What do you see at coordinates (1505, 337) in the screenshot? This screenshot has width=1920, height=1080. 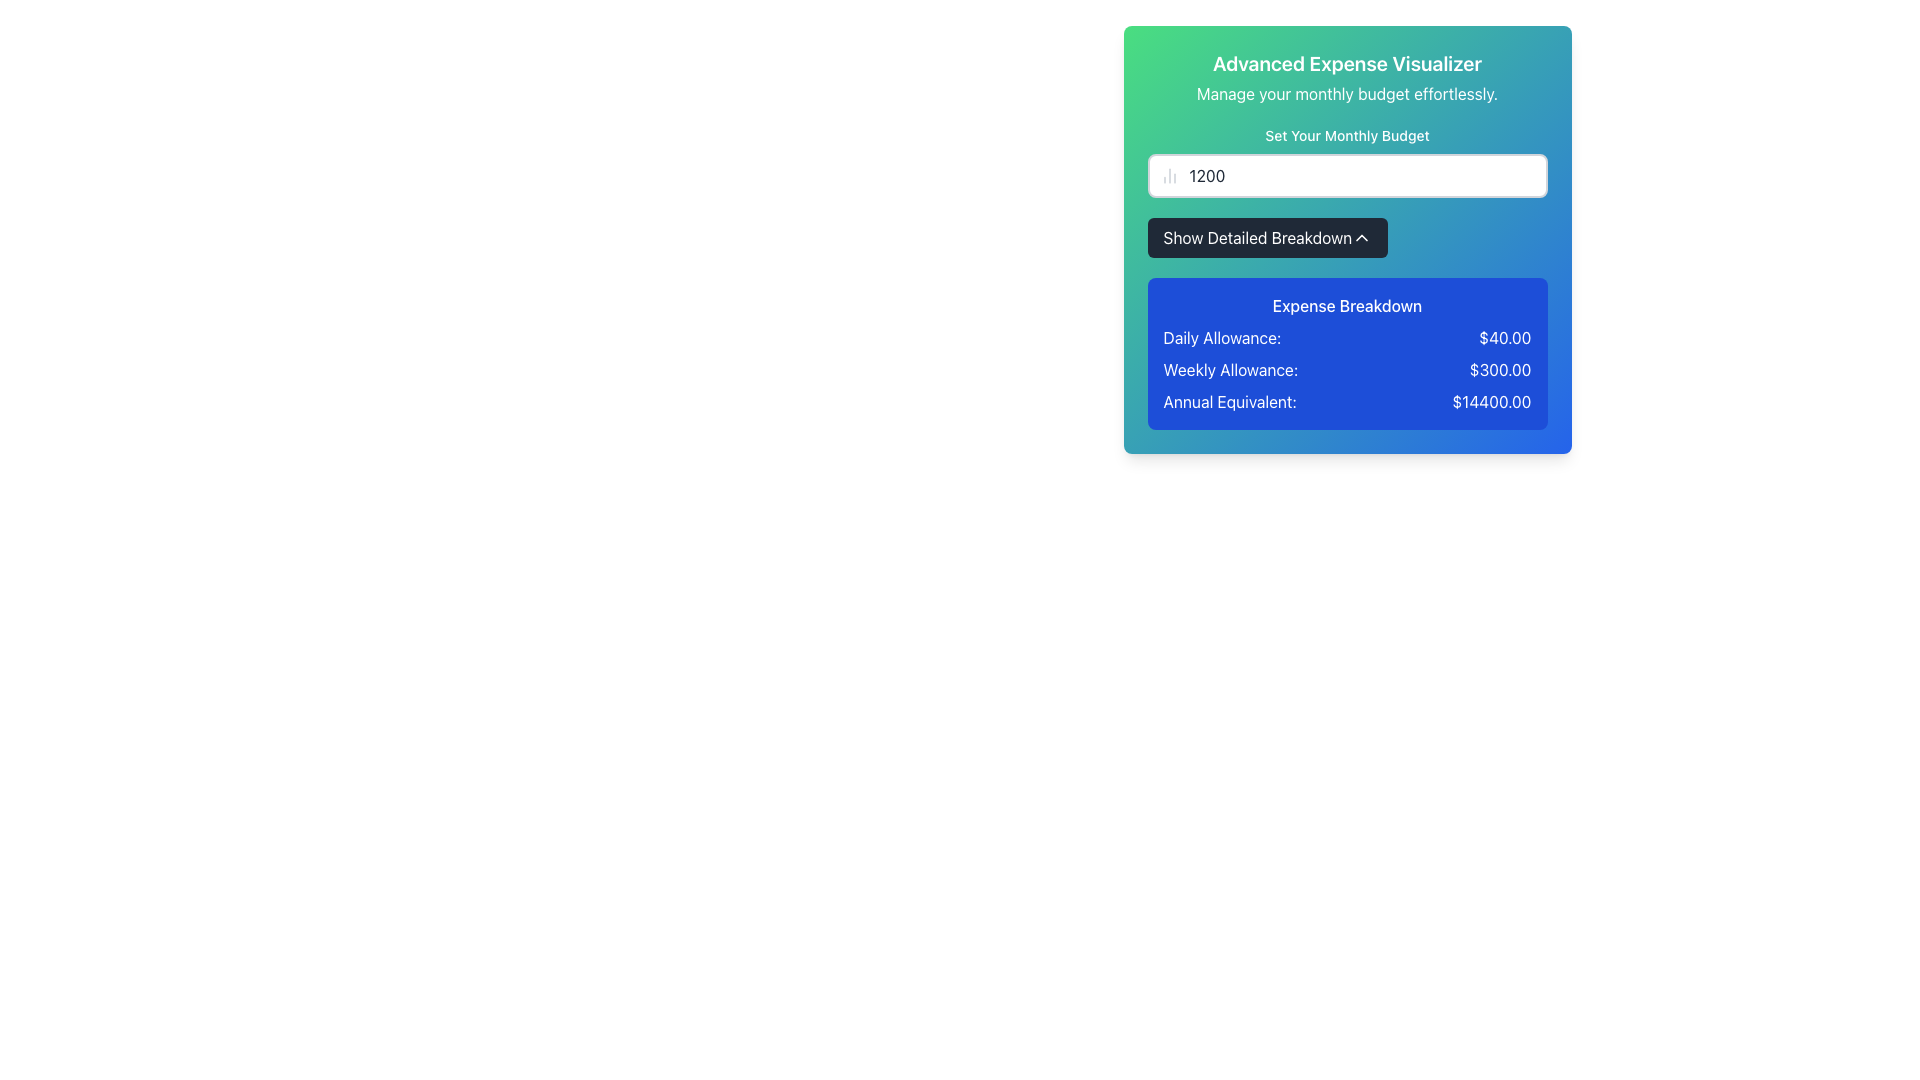 I see `the static Text Display that shows the calculated daily budget allowance, located in the bottom half of the interface within the 'Expense Breakdown' section` at bounding box center [1505, 337].